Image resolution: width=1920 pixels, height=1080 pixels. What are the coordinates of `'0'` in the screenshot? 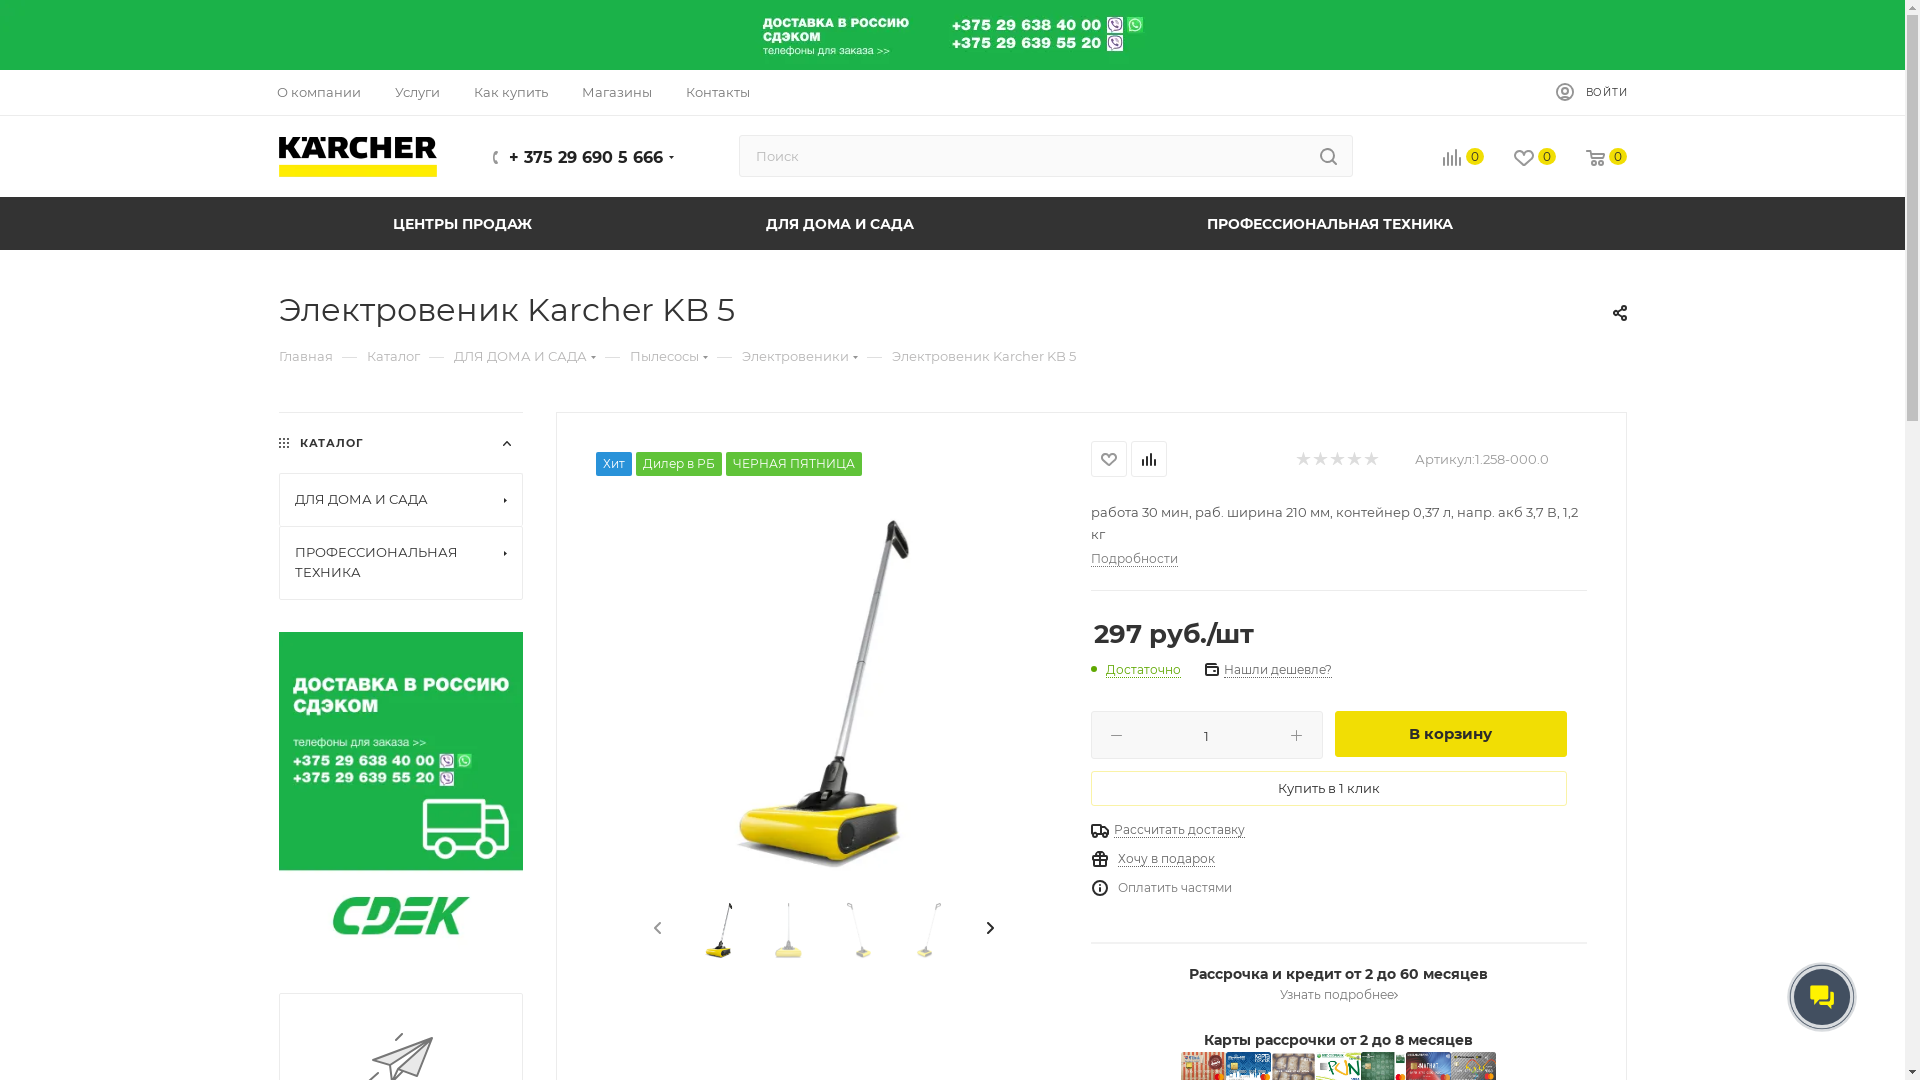 It's located at (1590, 157).